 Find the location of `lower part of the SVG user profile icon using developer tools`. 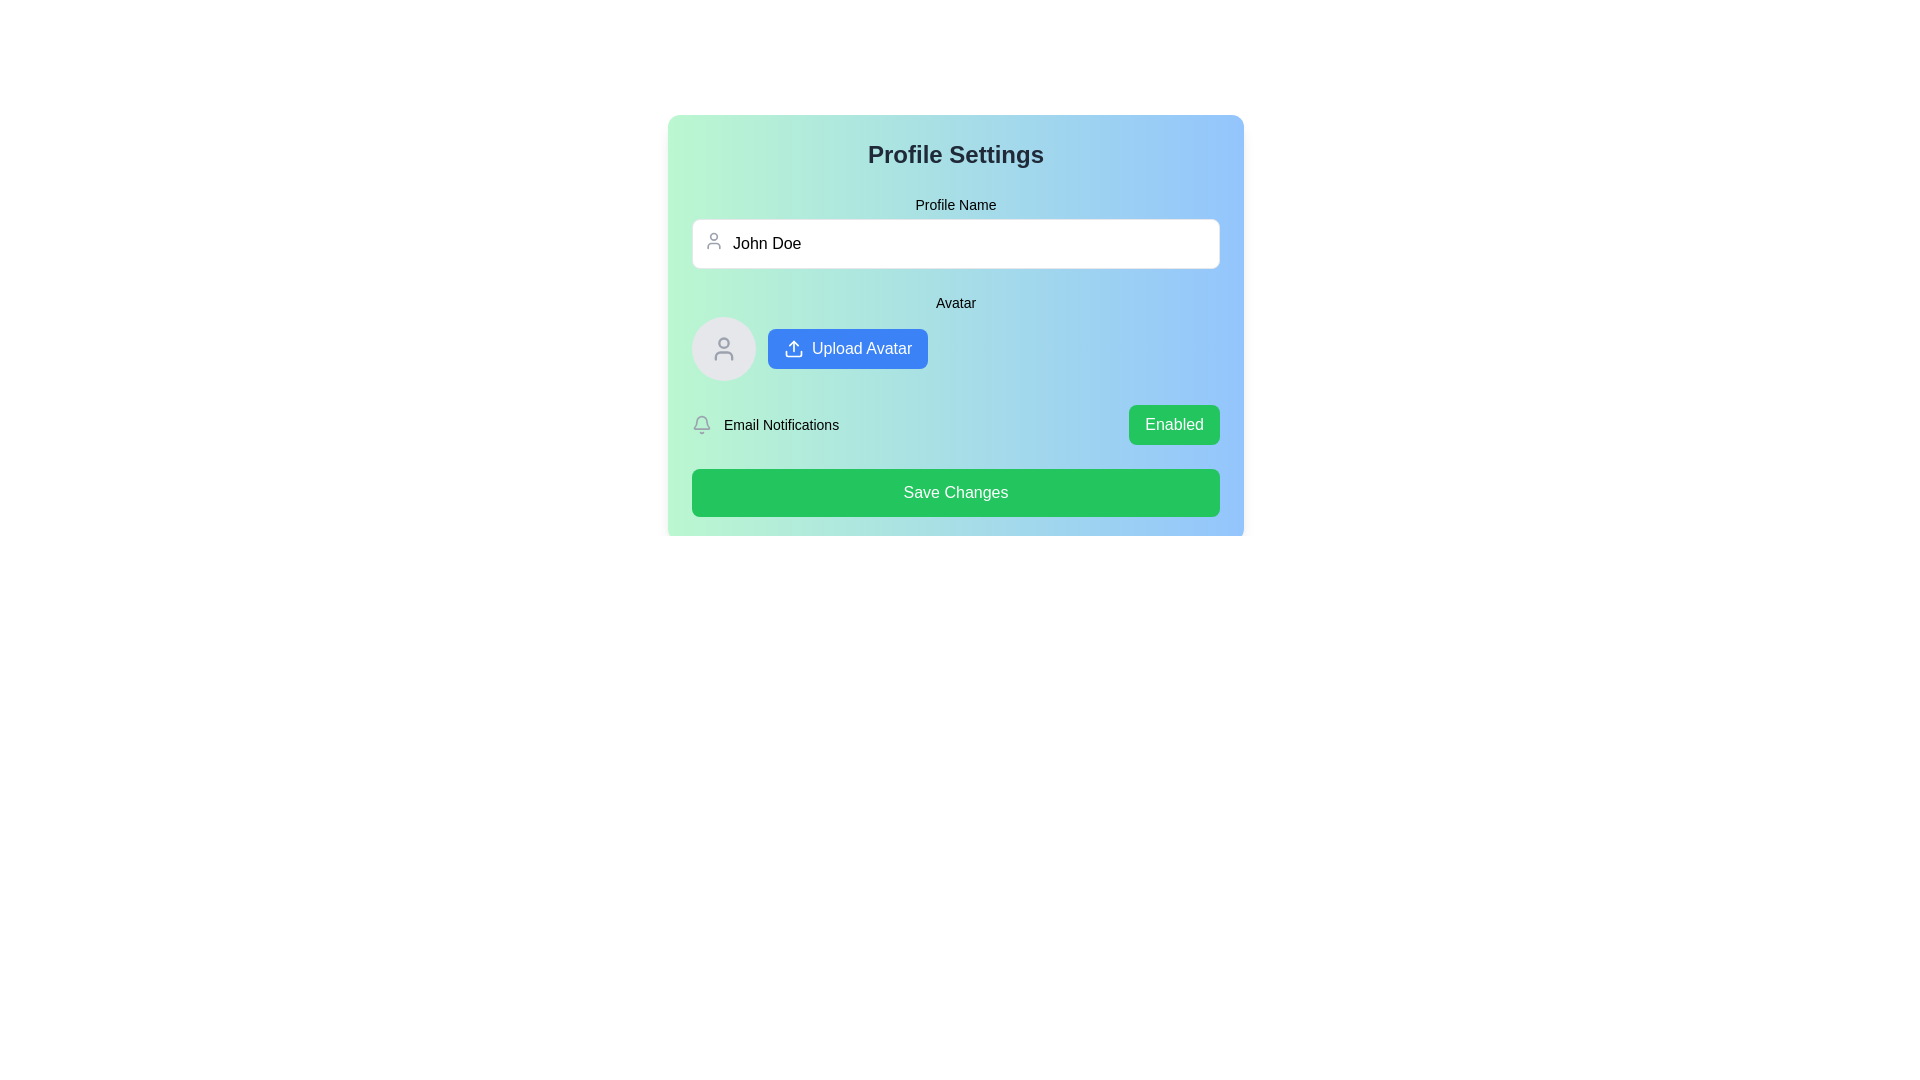

lower part of the SVG user profile icon using developer tools is located at coordinates (723, 354).